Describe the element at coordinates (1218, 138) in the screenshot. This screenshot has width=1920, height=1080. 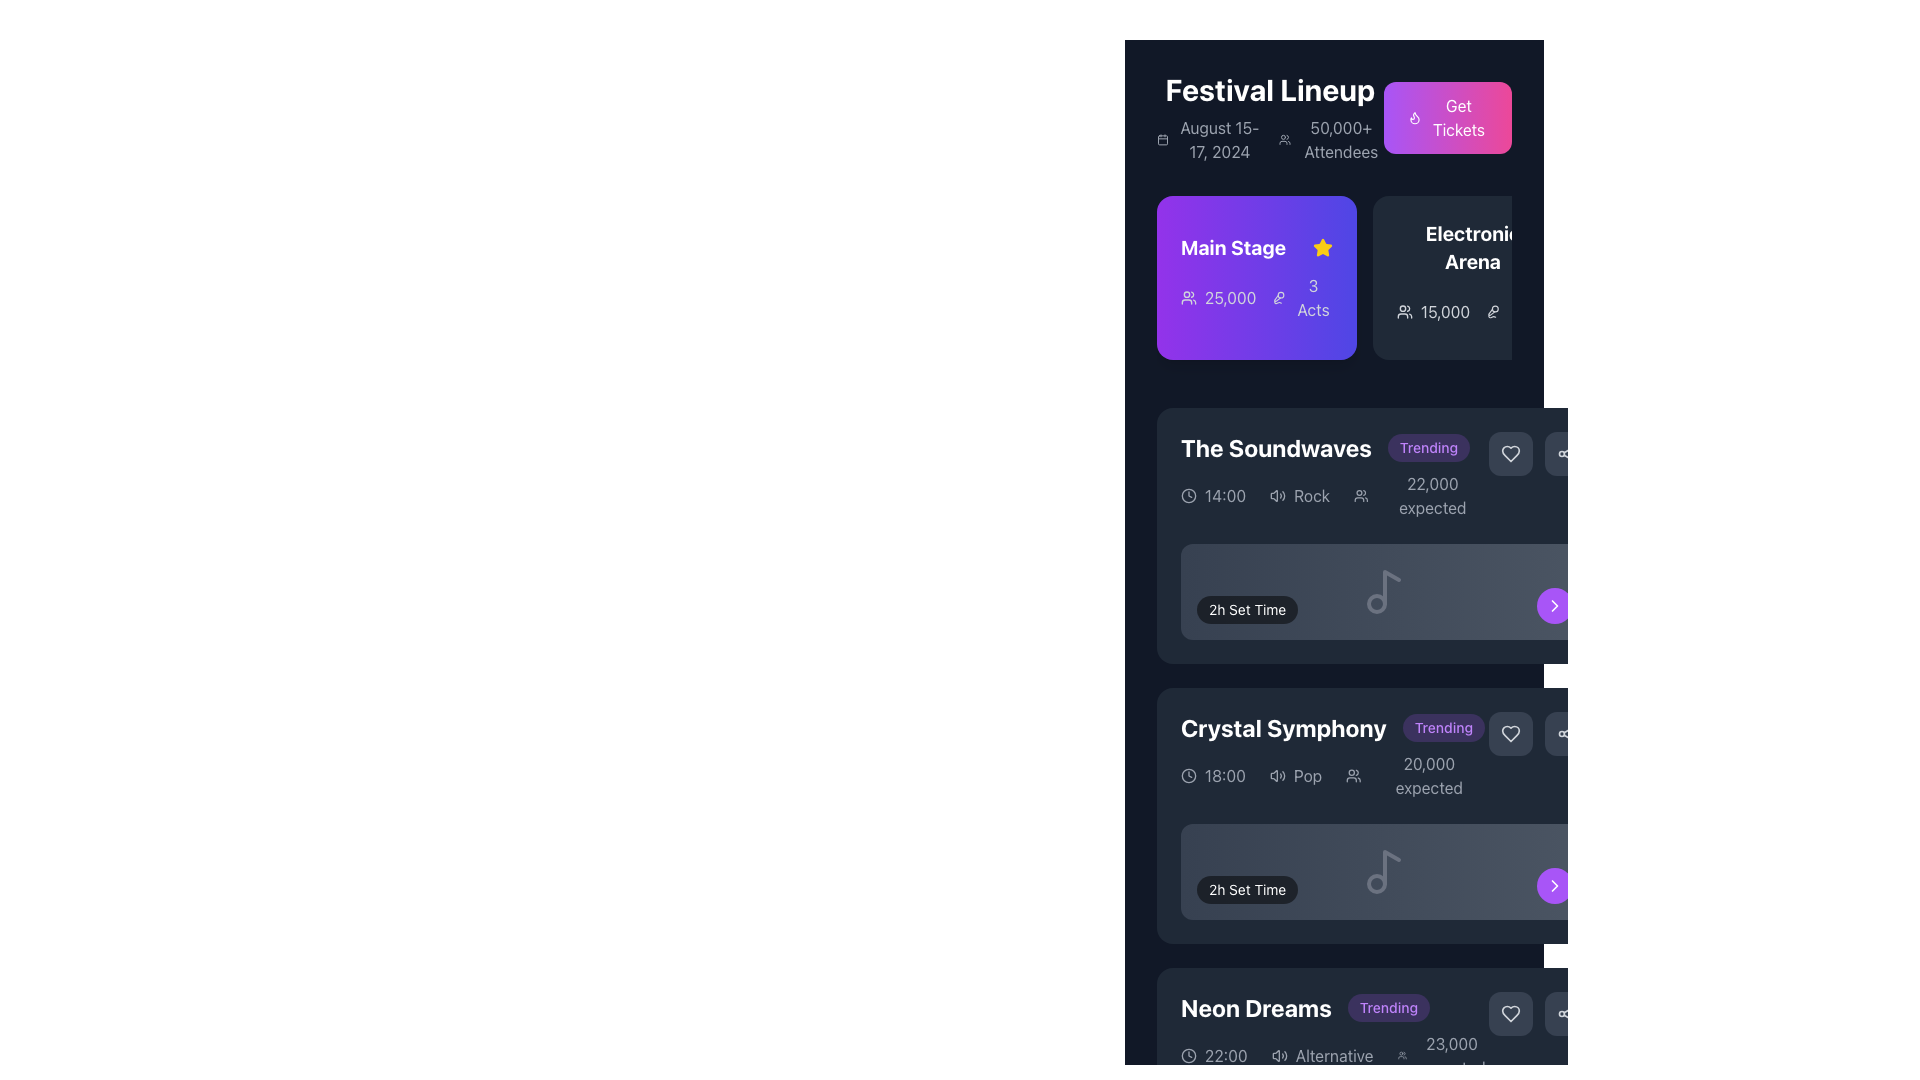
I see `the Text Label displaying 'August 15-17, 2024' which is located beneath the header 'Festival Lineup' in the top-left section of the panel` at that location.